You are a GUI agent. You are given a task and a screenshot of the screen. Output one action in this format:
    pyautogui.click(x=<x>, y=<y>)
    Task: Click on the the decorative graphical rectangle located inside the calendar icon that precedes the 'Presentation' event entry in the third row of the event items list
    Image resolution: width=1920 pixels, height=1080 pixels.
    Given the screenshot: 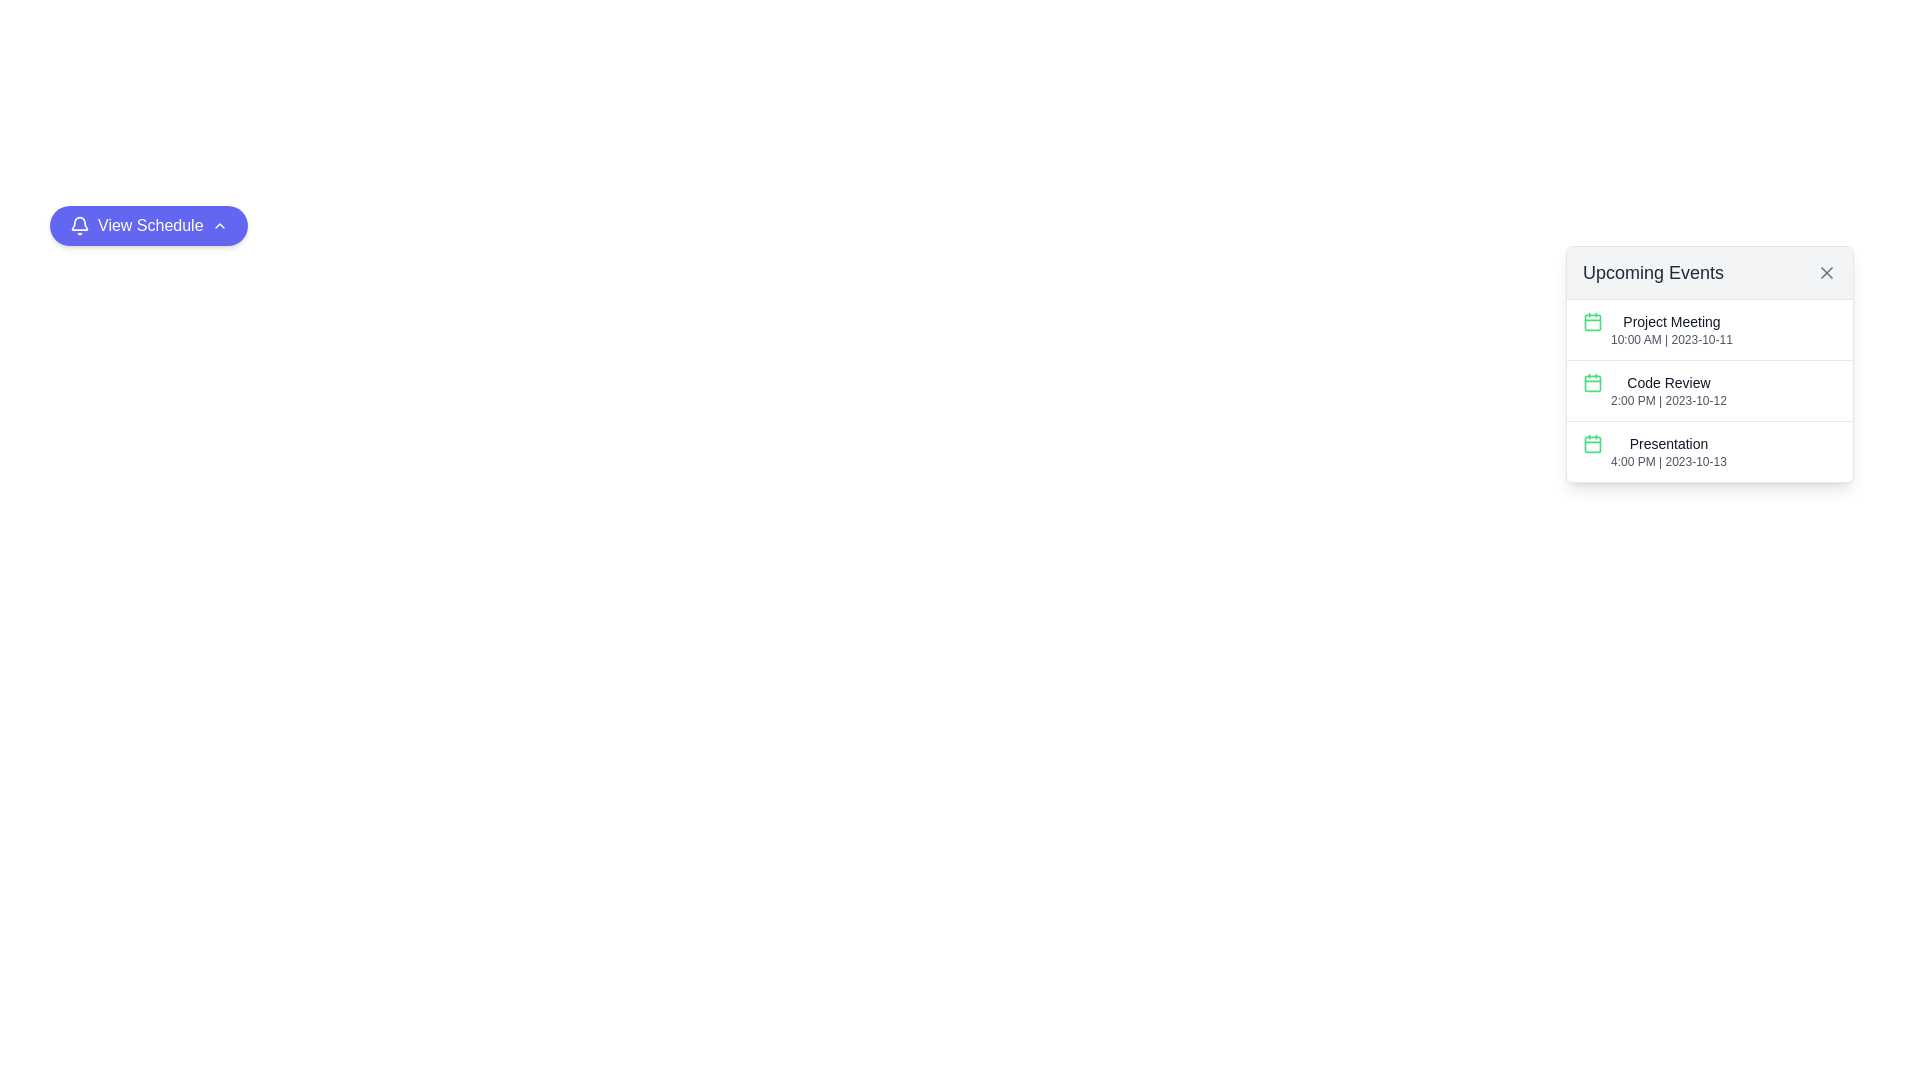 What is the action you would take?
    pyautogui.click(x=1592, y=442)
    